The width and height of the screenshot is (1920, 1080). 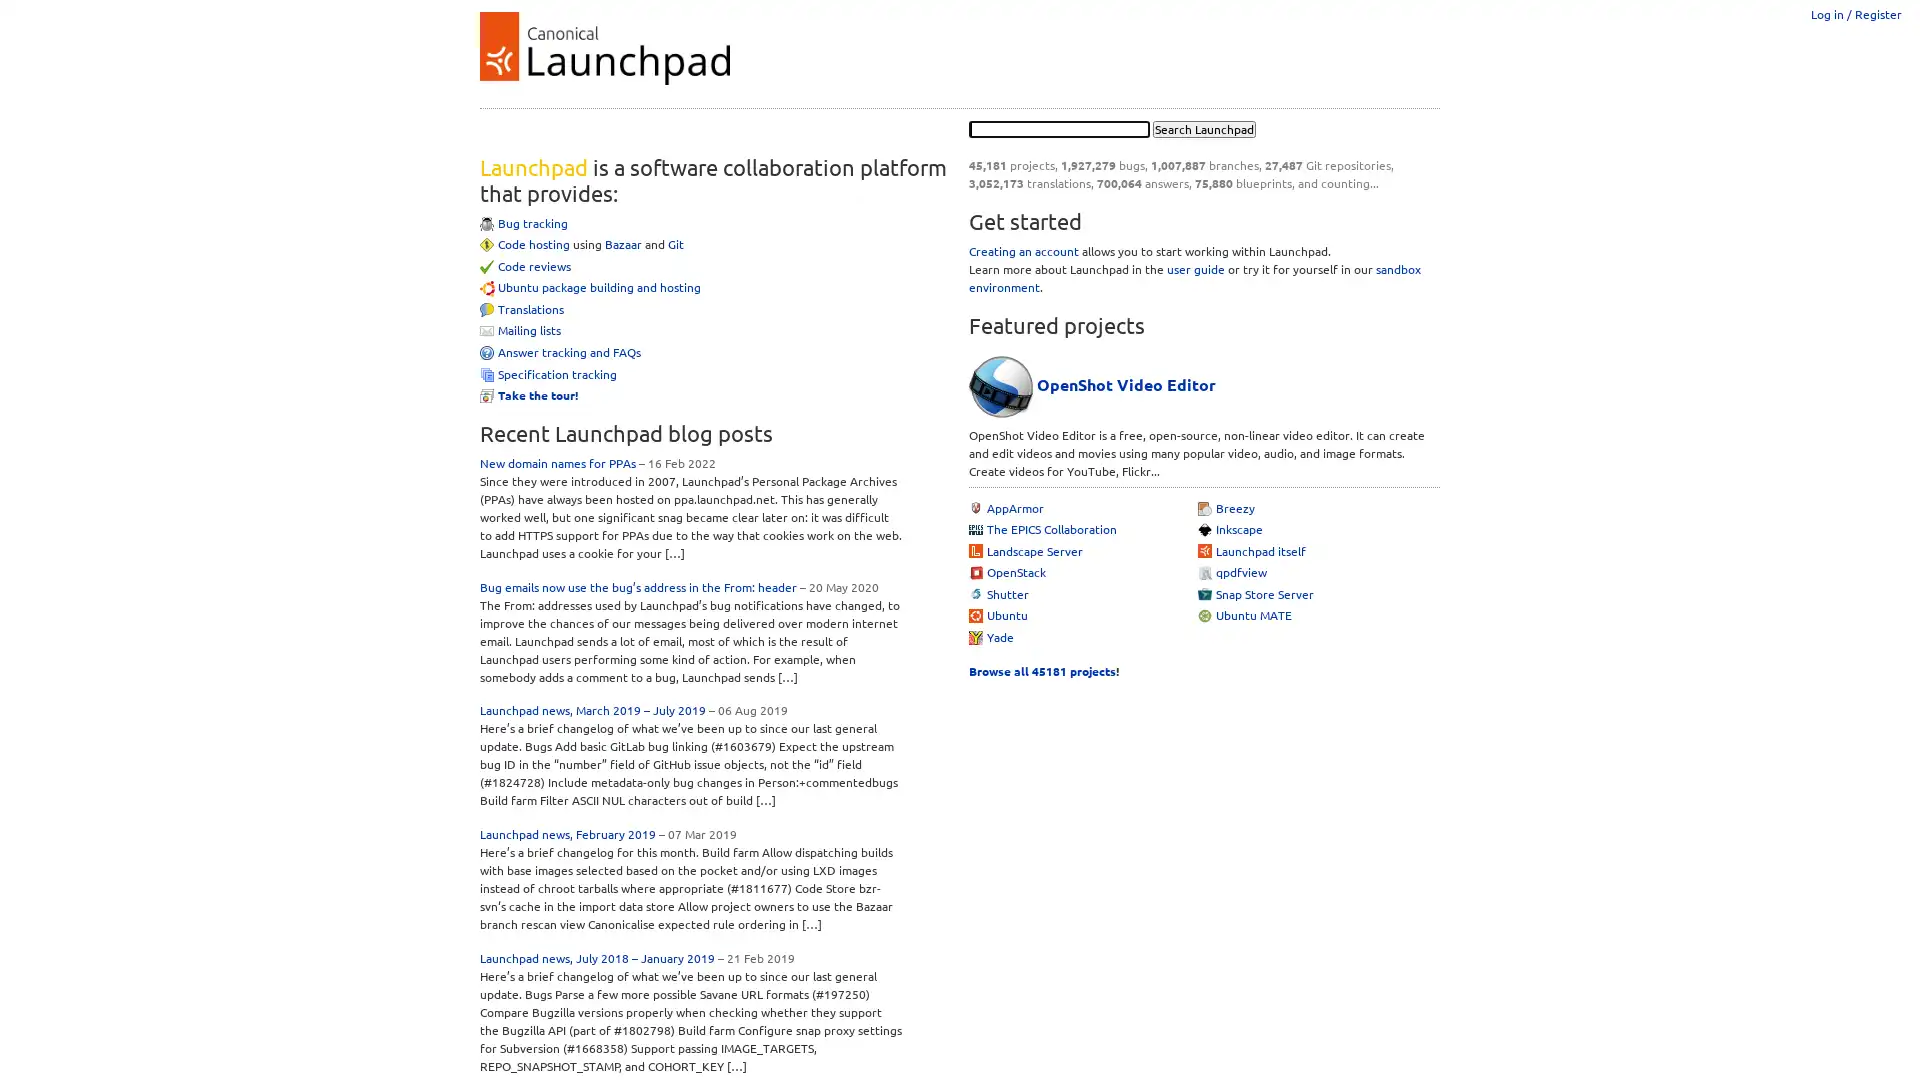 What do you see at coordinates (1202, 128) in the screenshot?
I see `Search Launchpad` at bounding box center [1202, 128].